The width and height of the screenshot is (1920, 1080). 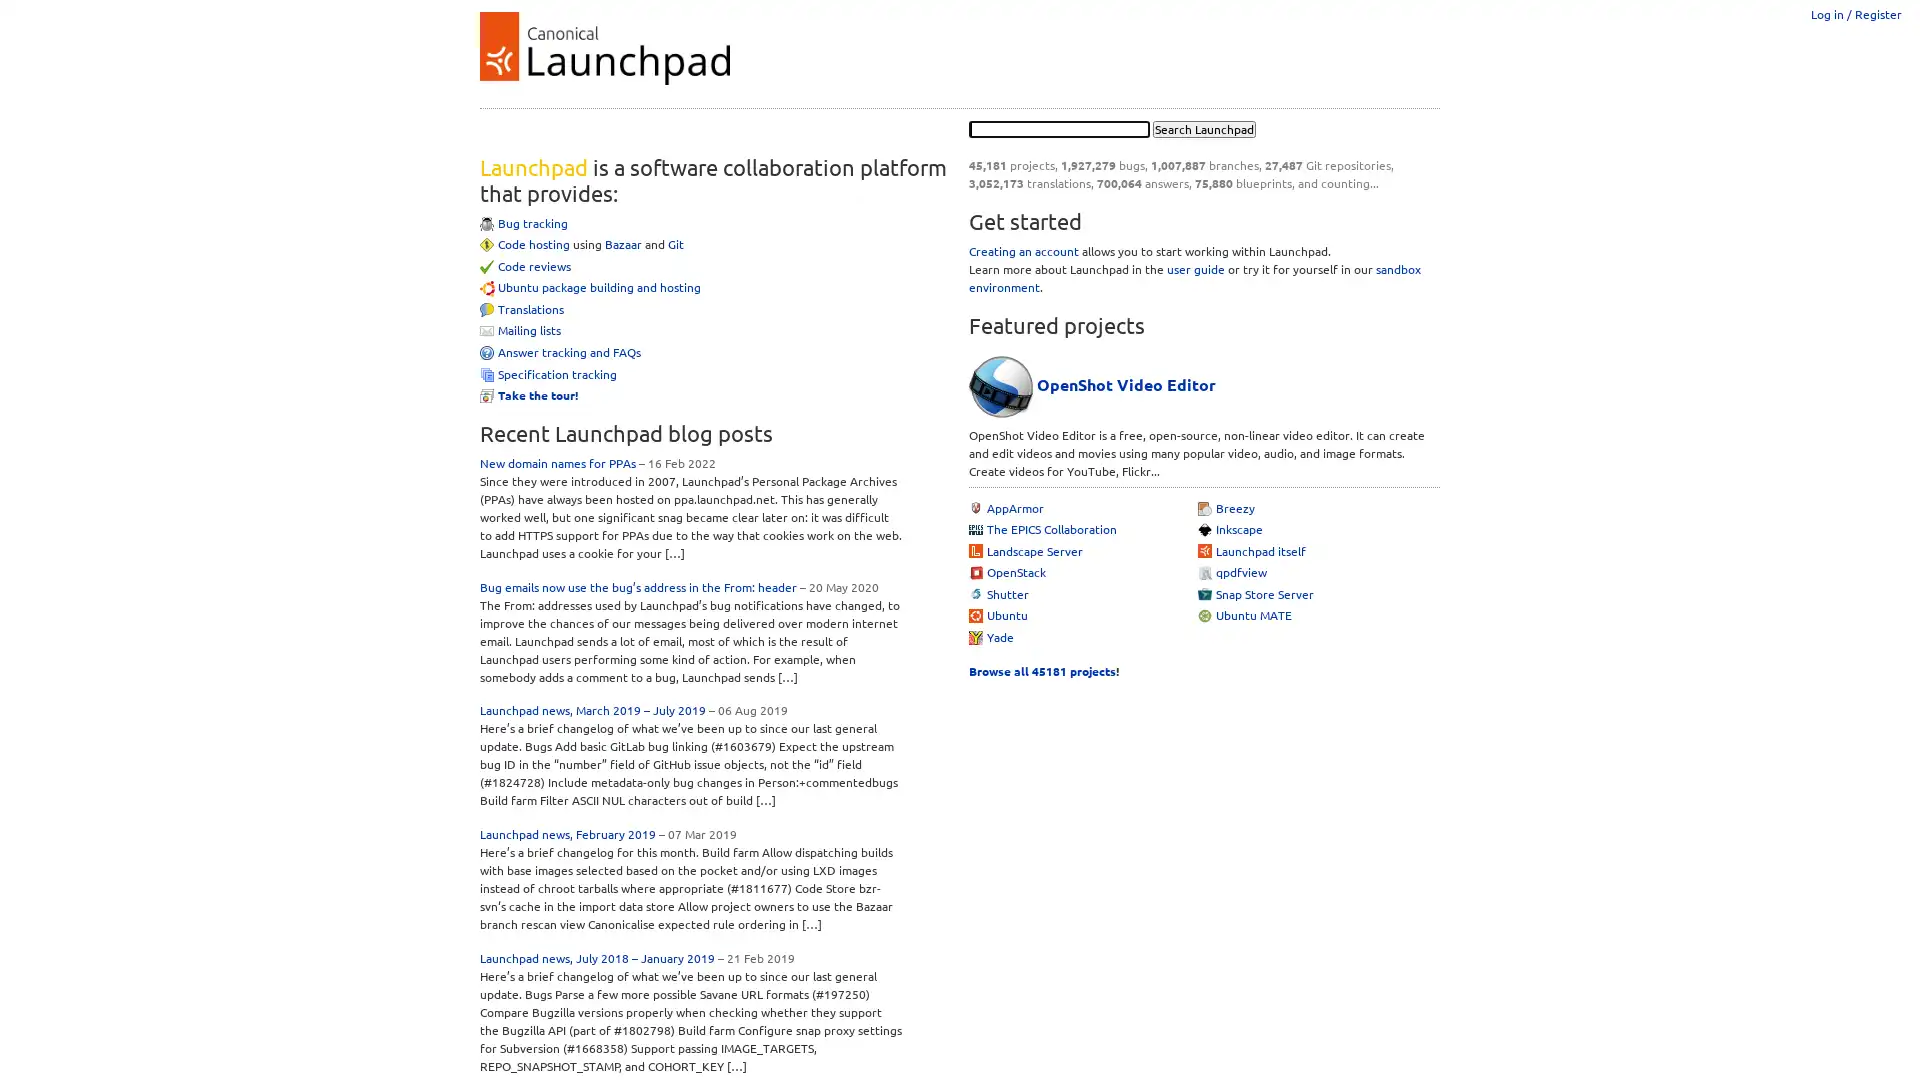 What do you see at coordinates (1202, 128) in the screenshot?
I see `Search Launchpad` at bounding box center [1202, 128].